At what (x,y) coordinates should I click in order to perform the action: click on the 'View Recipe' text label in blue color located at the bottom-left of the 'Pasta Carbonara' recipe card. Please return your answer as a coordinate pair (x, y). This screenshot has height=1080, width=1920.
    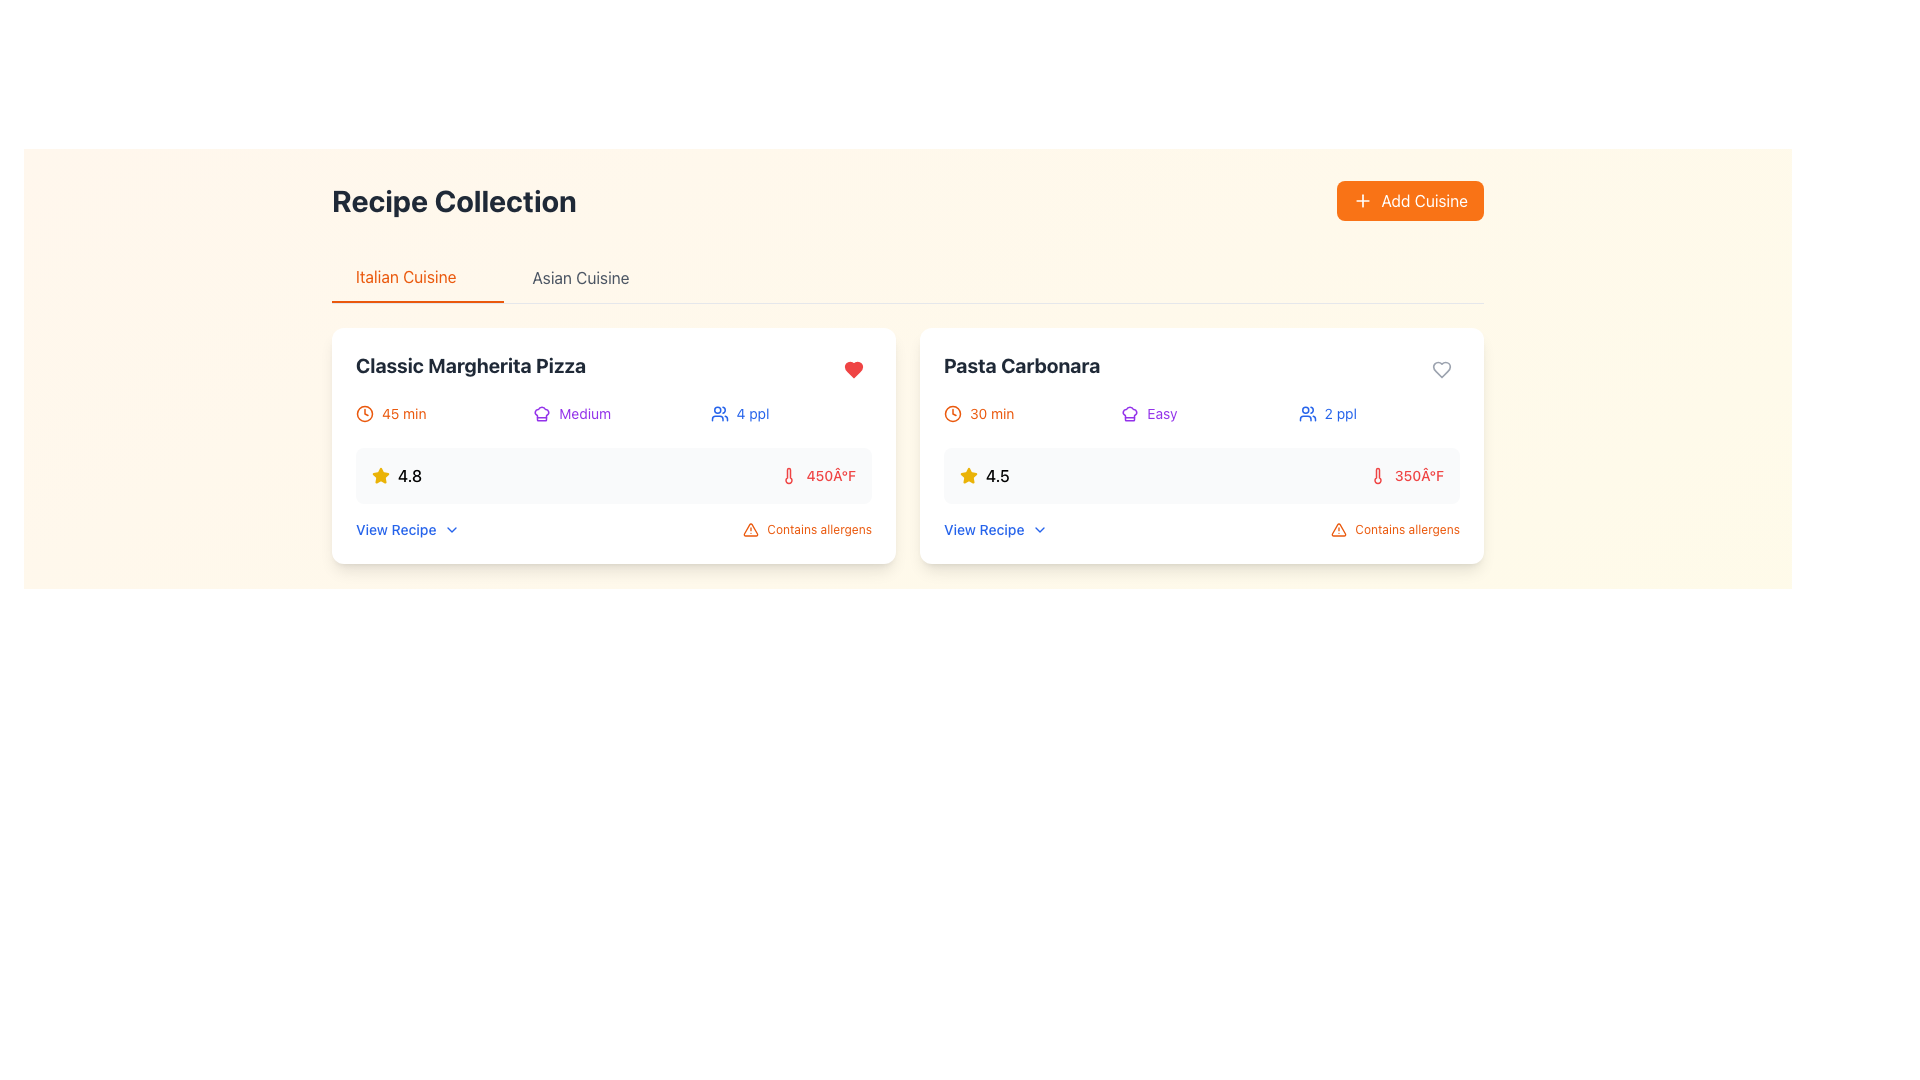
    Looking at the image, I should click on (984, 528).